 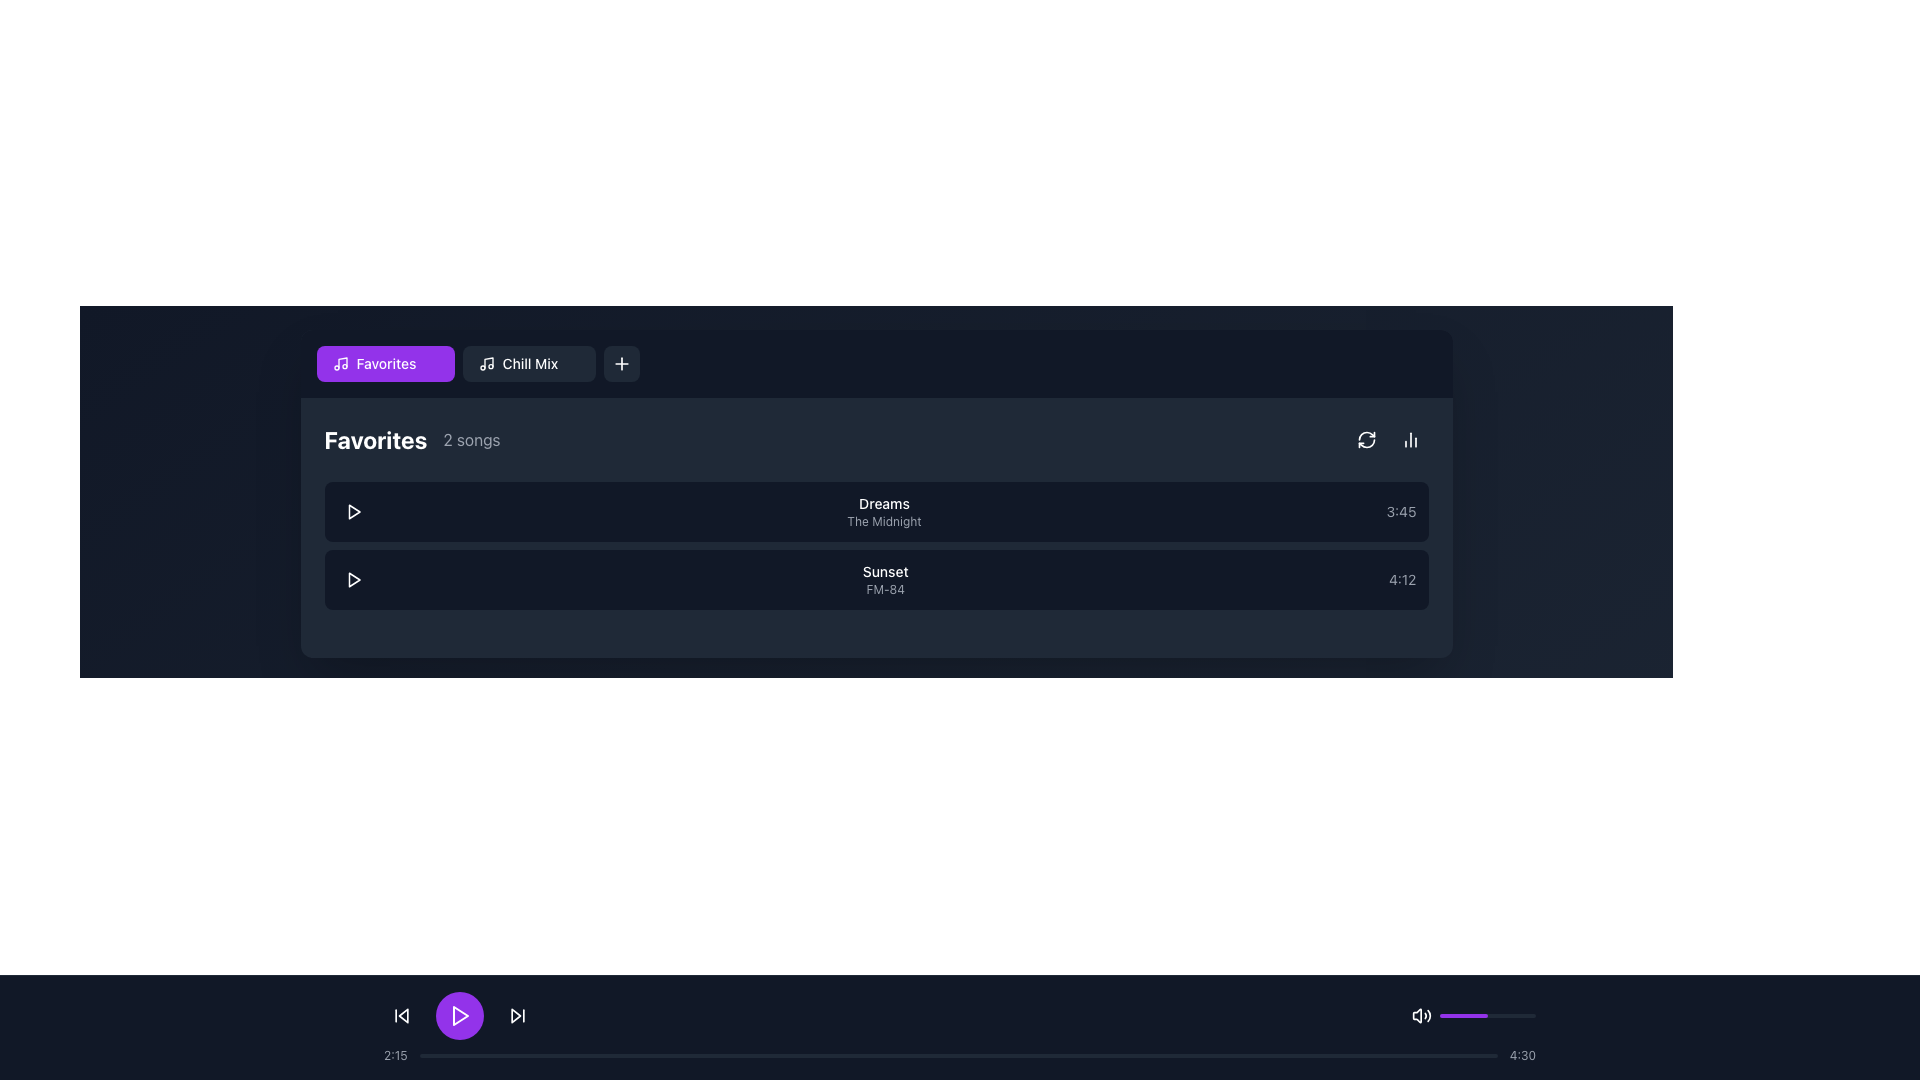 I want to click on the refresh button located on the right-hand side of the header bar for the 'Favorites' section, so click(x=1365, y=438).